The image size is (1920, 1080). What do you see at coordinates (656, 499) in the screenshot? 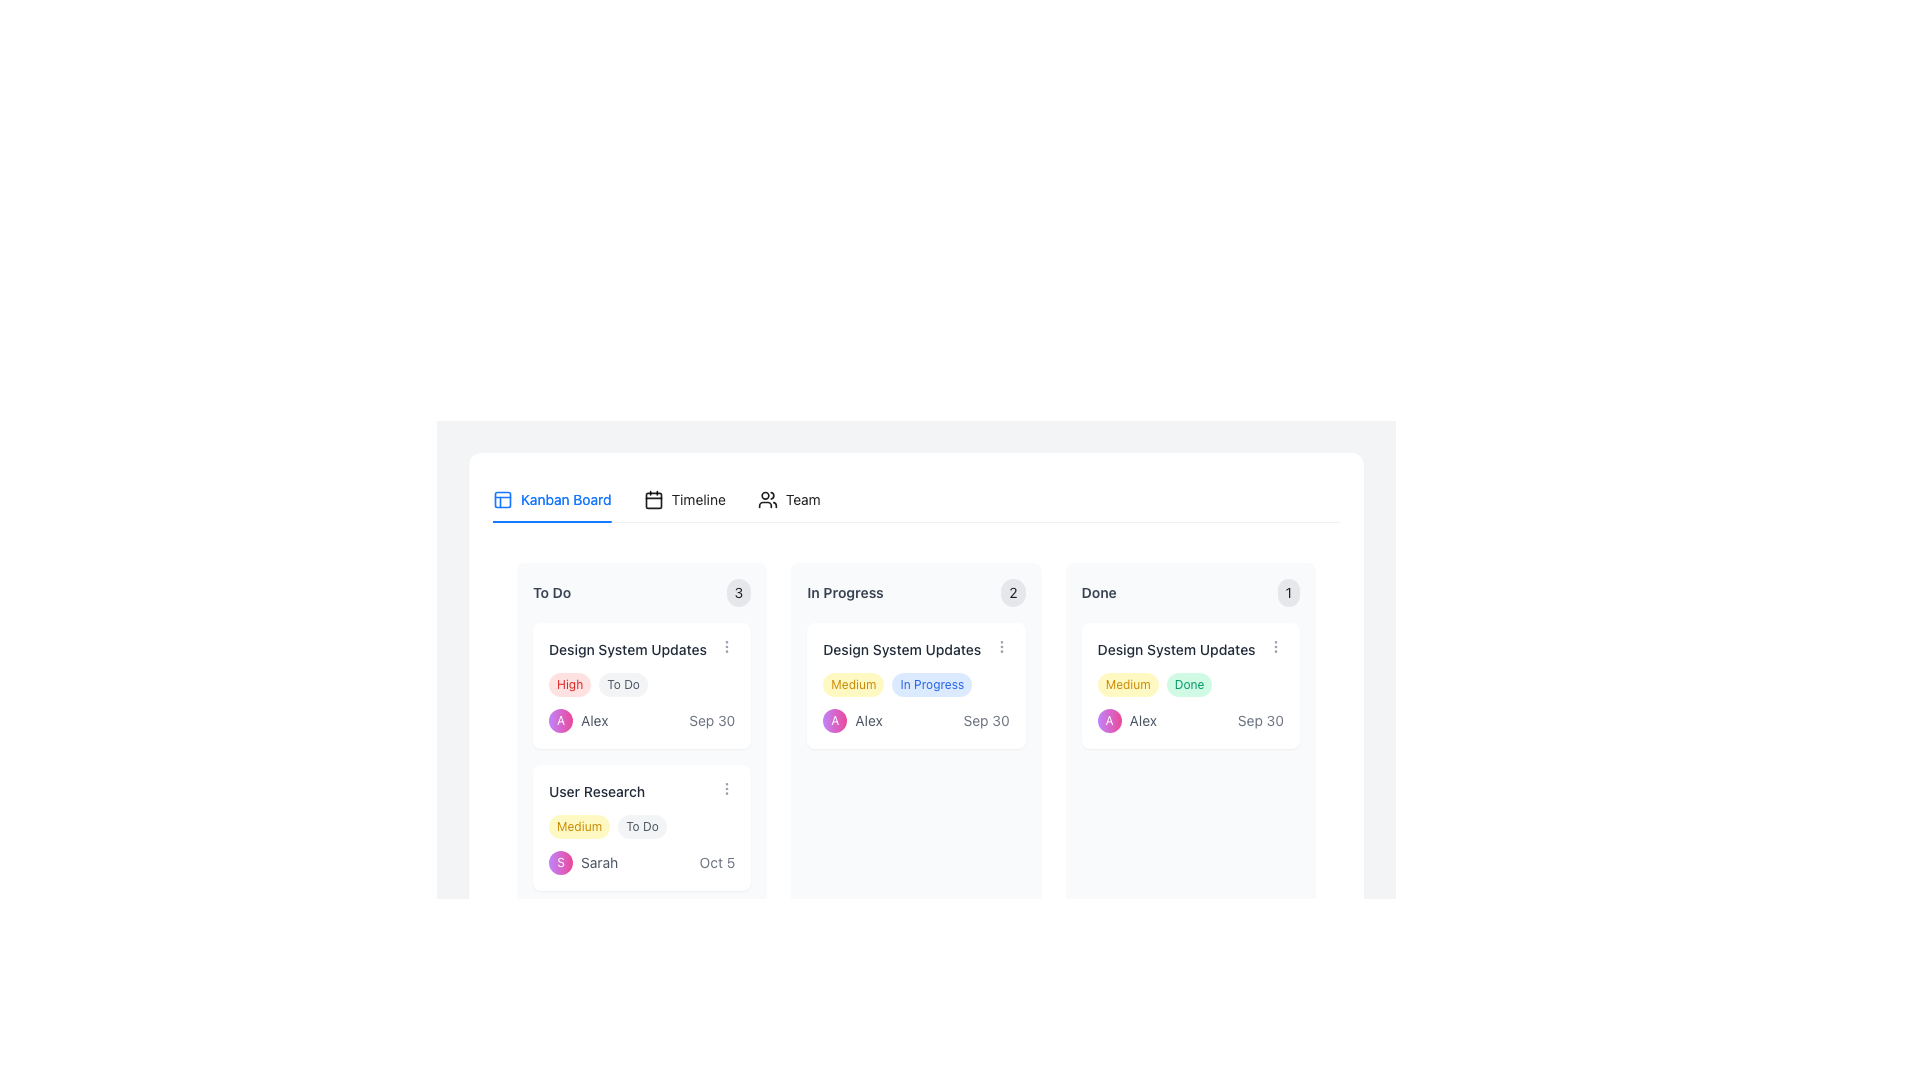
I see `the 'Timeline' tab in the navigation bar` at bounding box center [656, 499].